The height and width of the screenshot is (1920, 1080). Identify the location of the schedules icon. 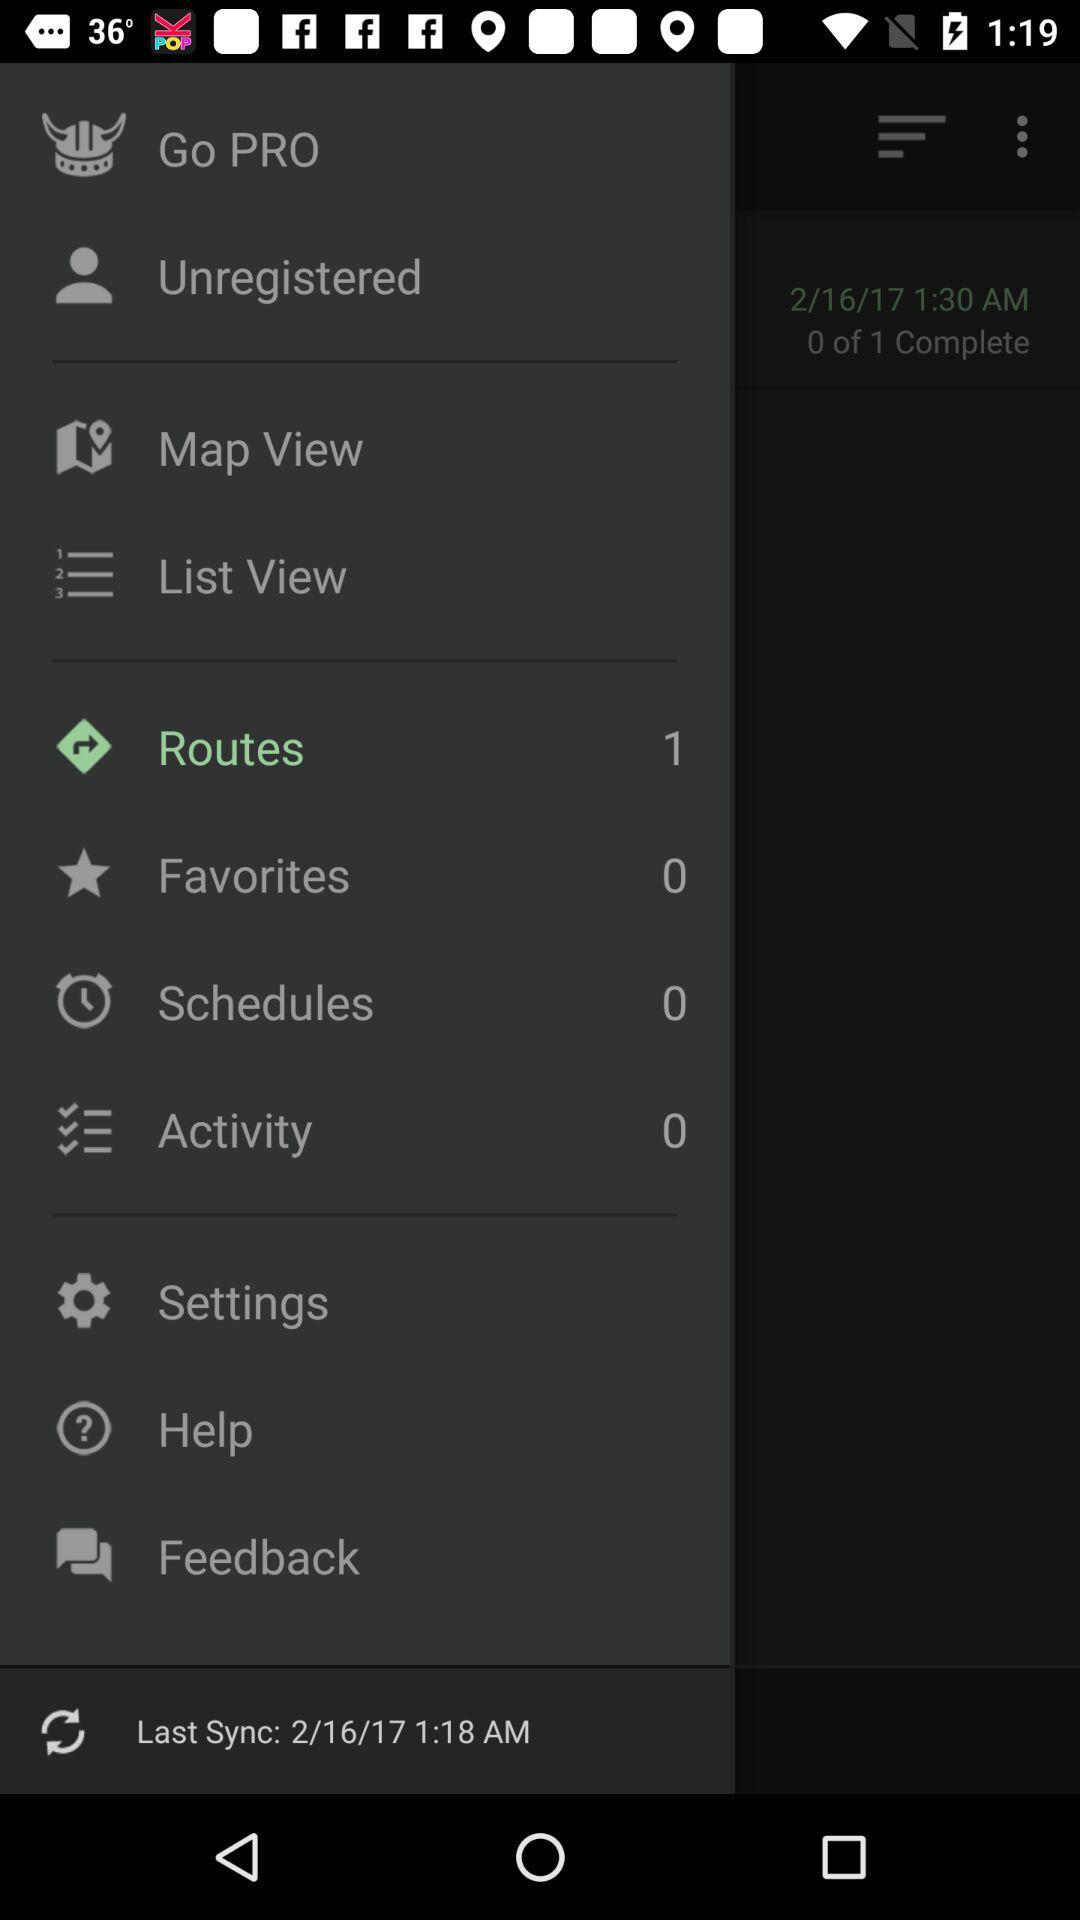
(83, 1001).